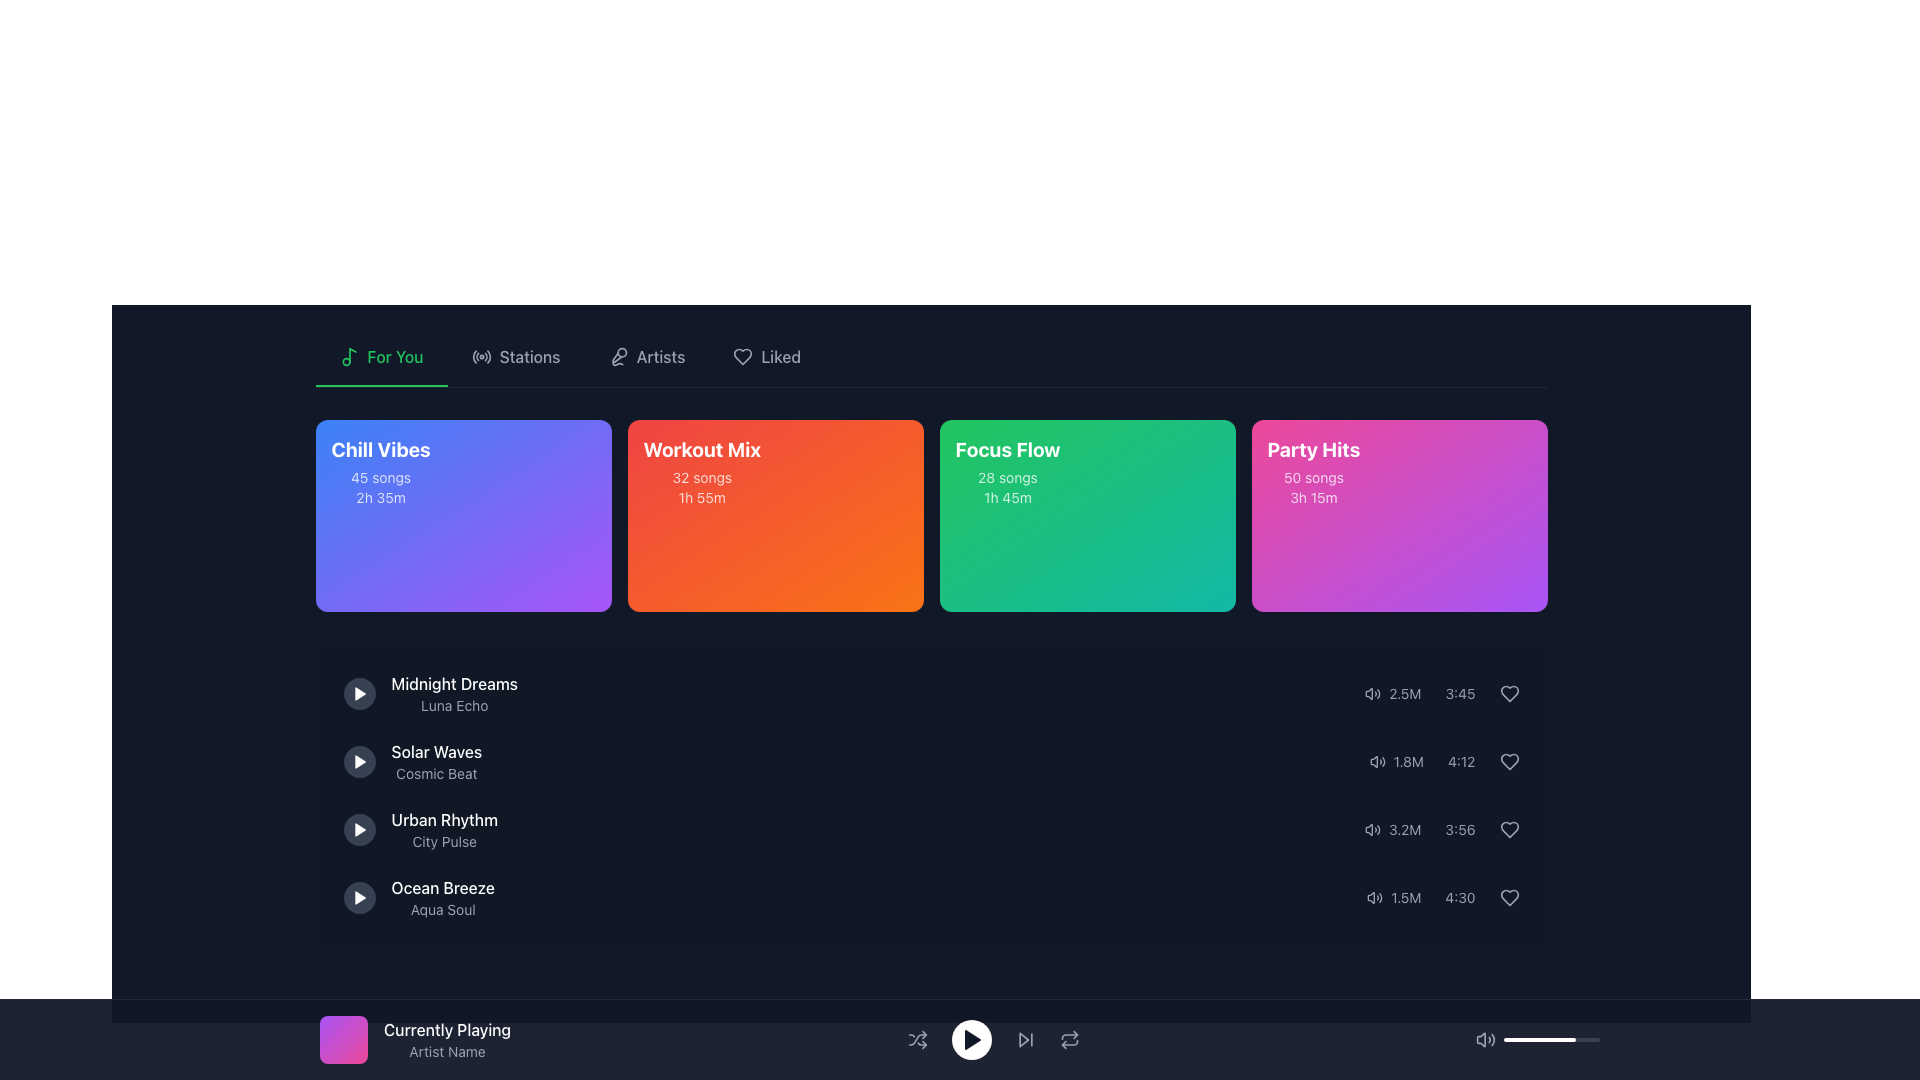  I want to click on the text label that provides supplementary information about the song 'Midnight Dreams', so click(453, 704).